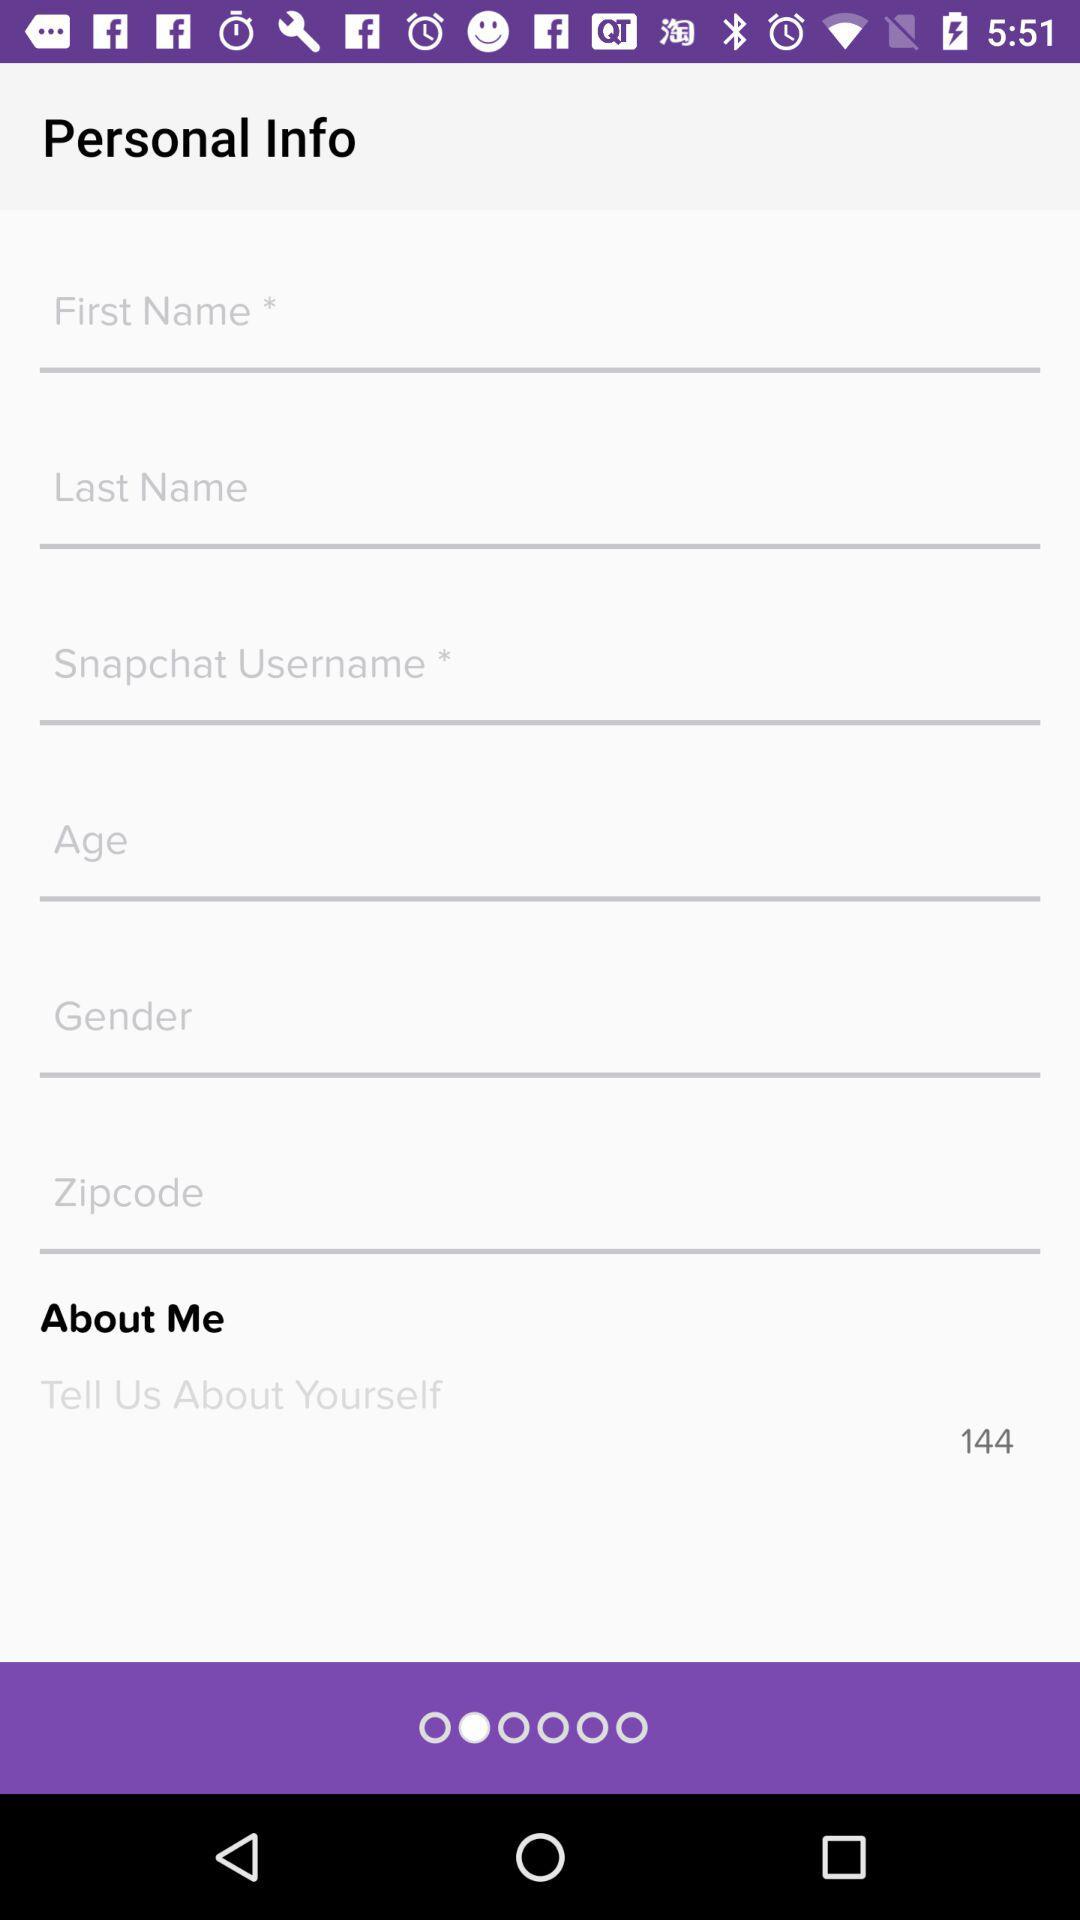 The height and width of the screenshot is (1920, 1080). Describe the element at coordinates (540, 1005) in the screenshot. I see `gender` at that location.